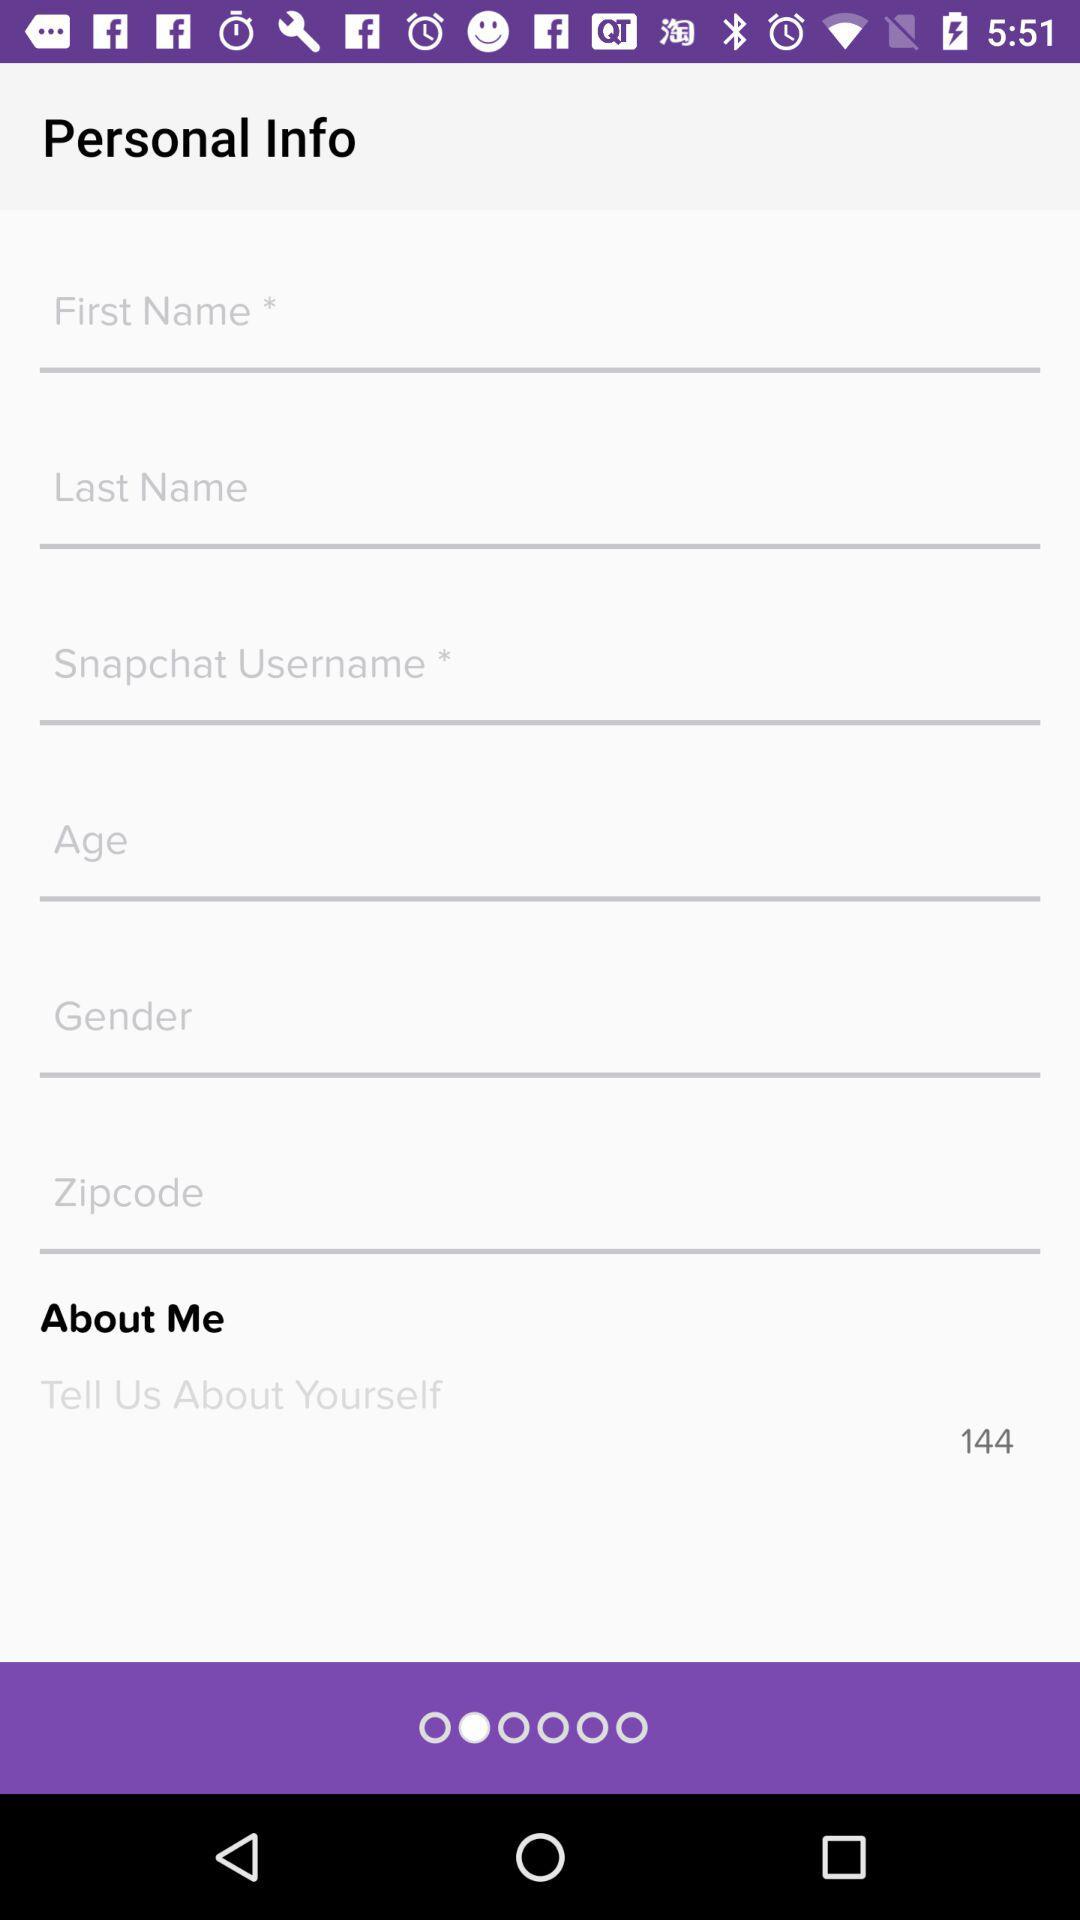 The height and width of the screenshot is (1920, 1080). Describe the element at coordinates (540, 1005) in the screenshot. I see `gender` at that location.